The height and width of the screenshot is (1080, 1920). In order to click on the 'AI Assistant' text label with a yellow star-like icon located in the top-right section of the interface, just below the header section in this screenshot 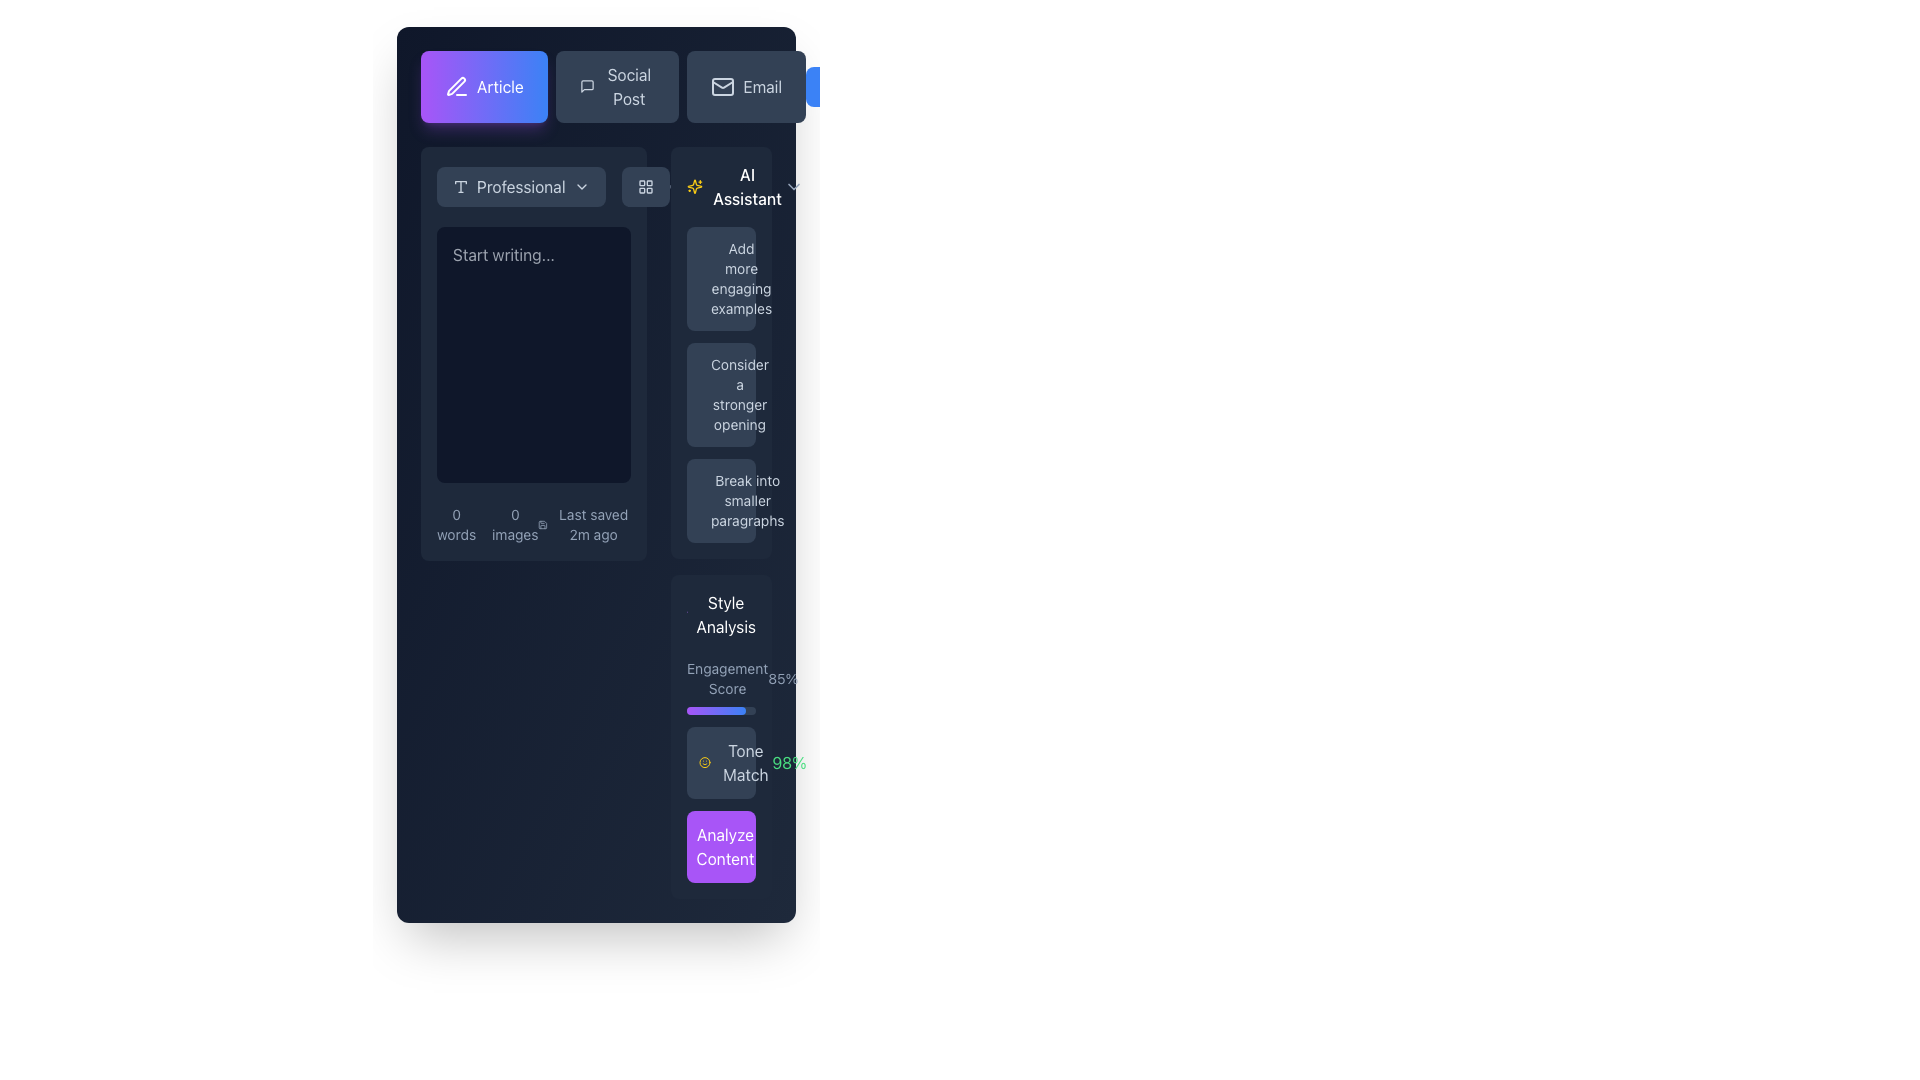, I will do `click(734, 186)`.